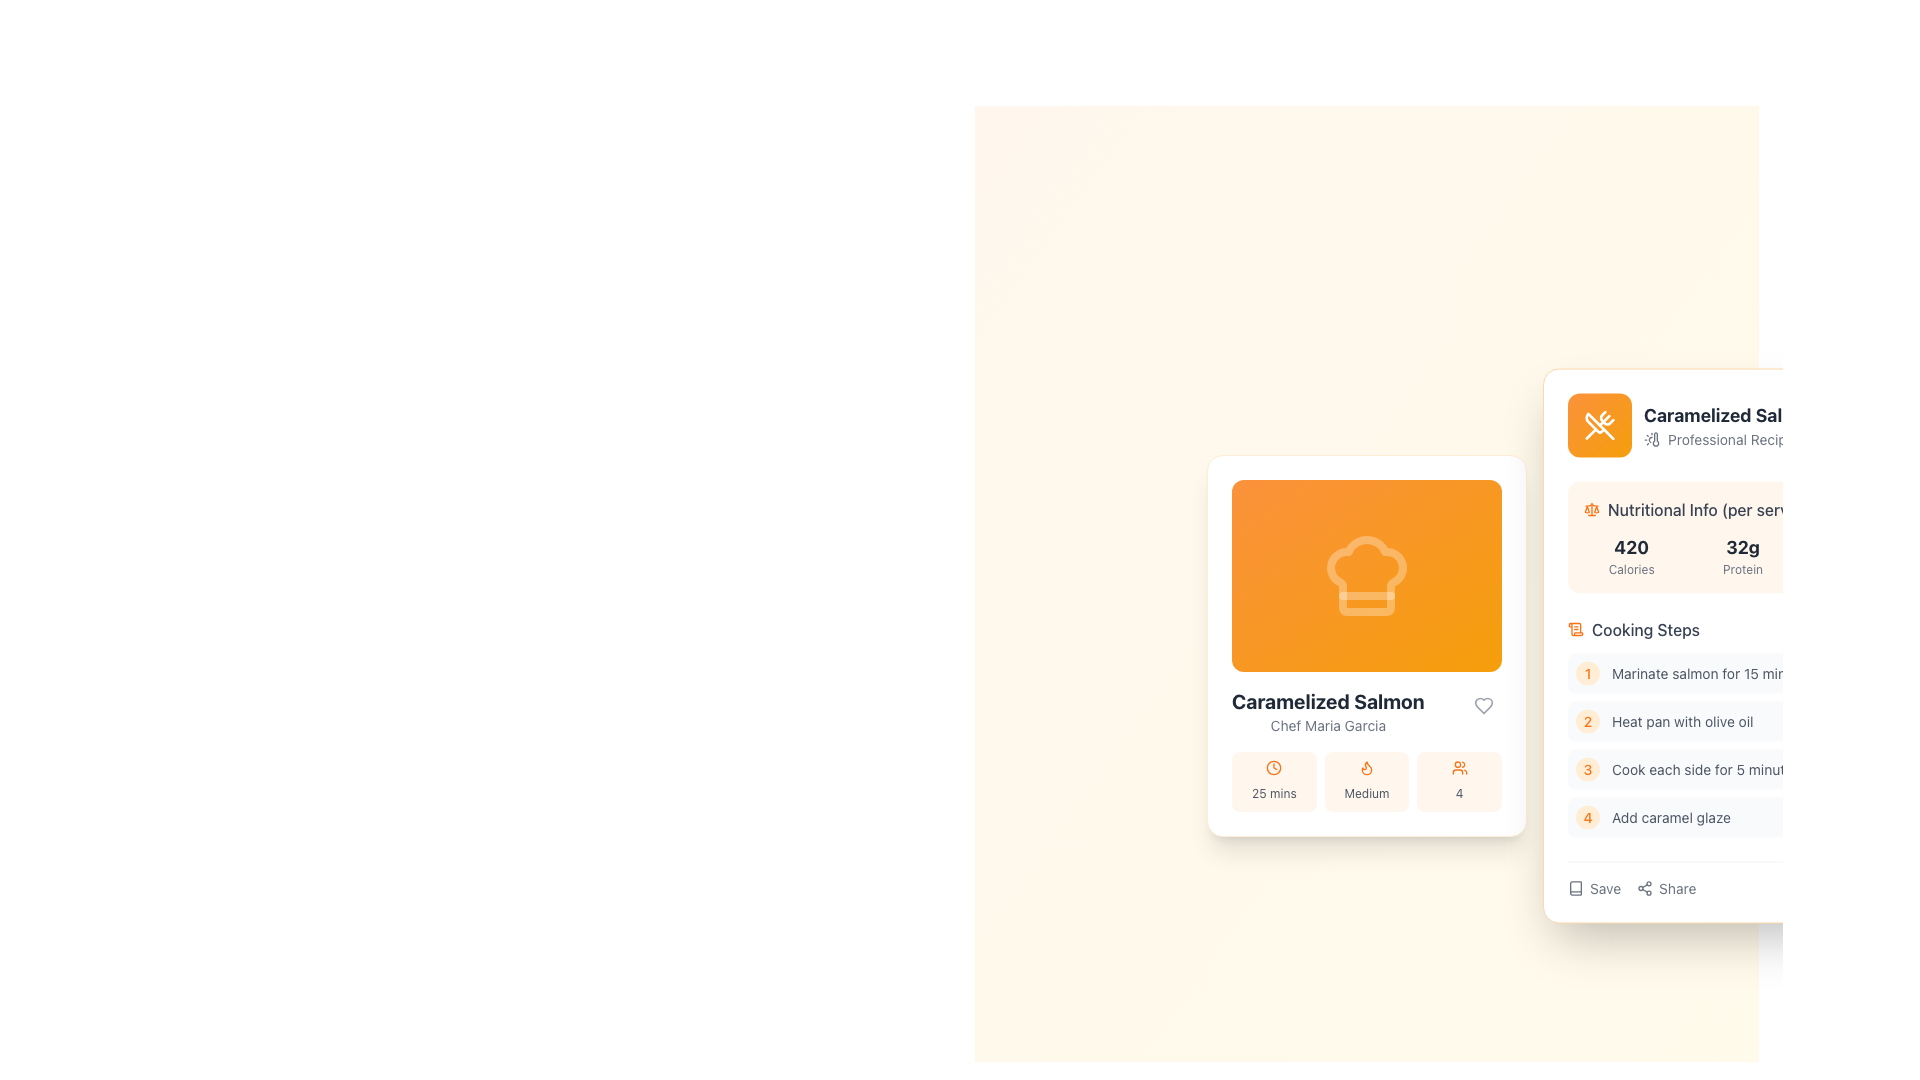  I want to click on the Information box that displays nutritional information about the current dish, located in the right side panel above the 'Cooking Steps' section, so click(1741, 536).